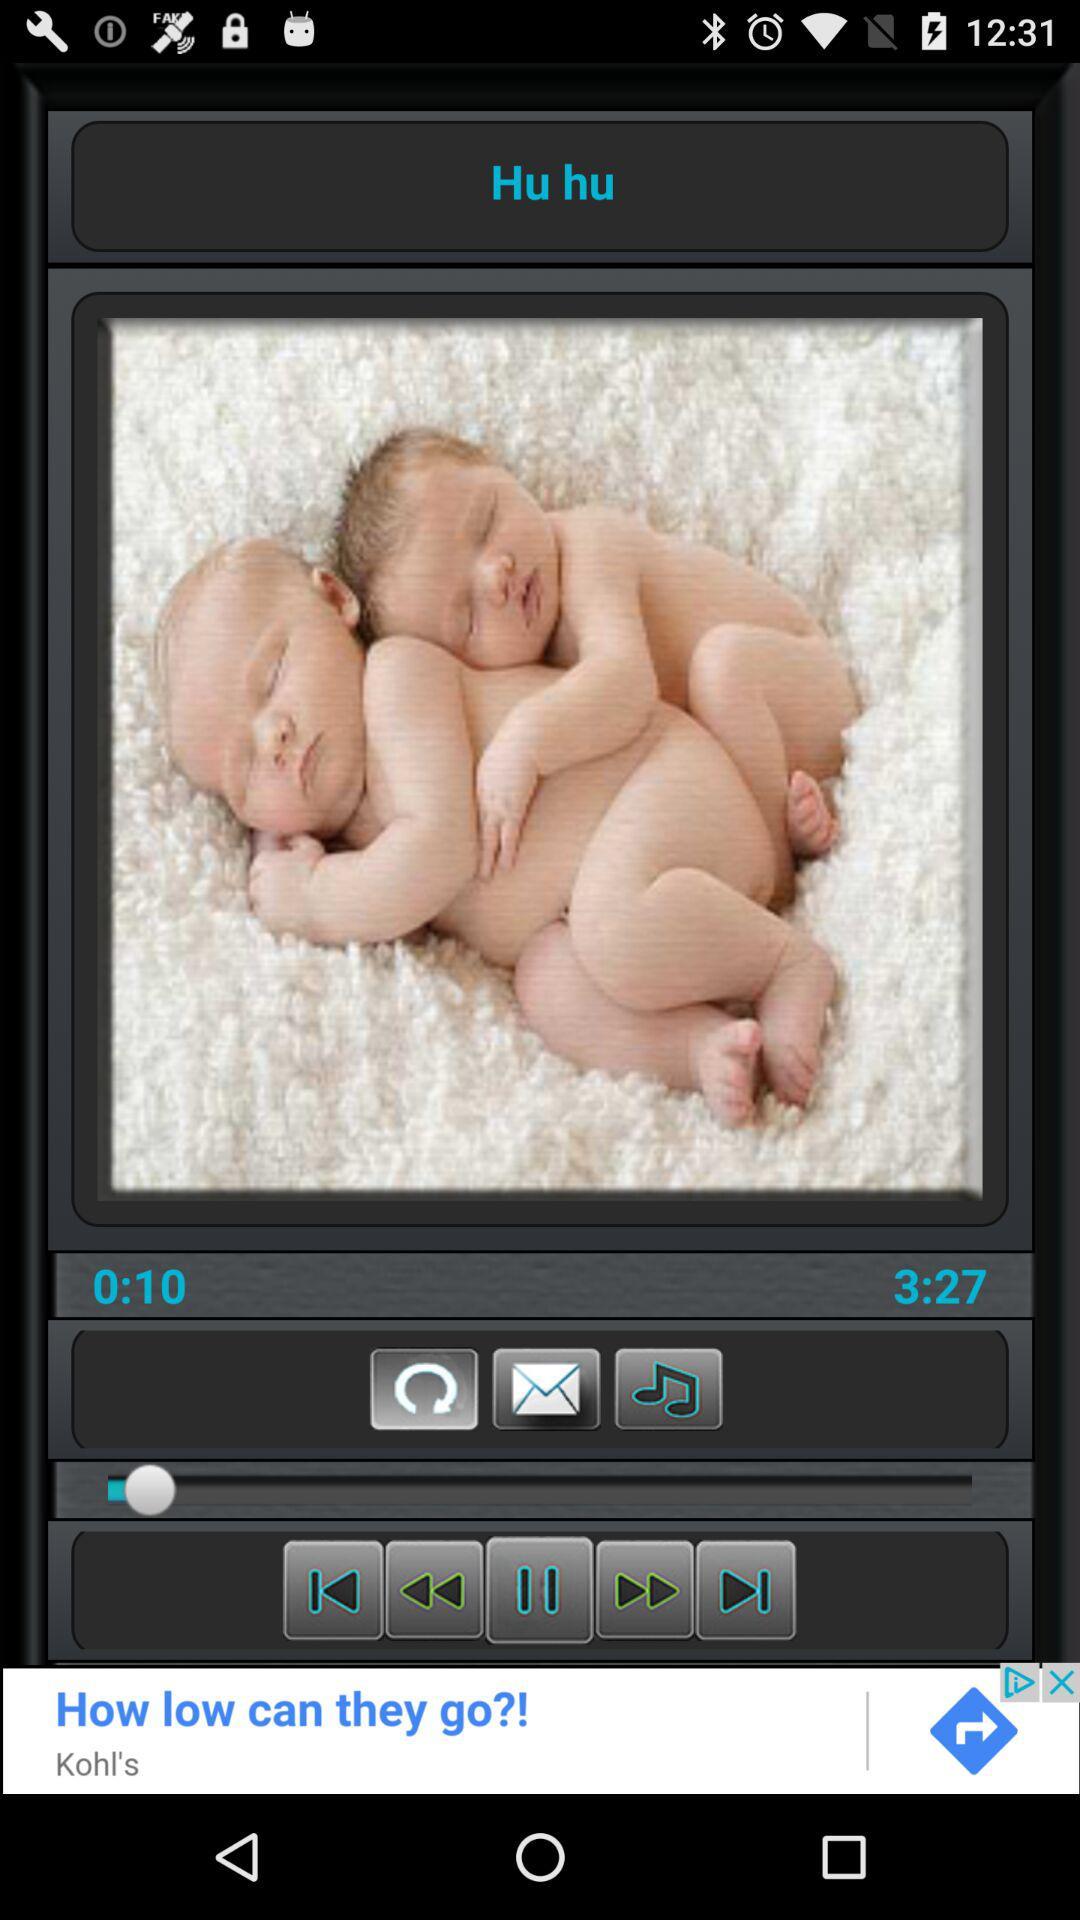 Image resolution: width=1080 pixels, height=1920 pixels. What do you see at coordinates (538, 1701) in the screenshot?
I see `the sliders icon` at bounding box center [538, 1701].